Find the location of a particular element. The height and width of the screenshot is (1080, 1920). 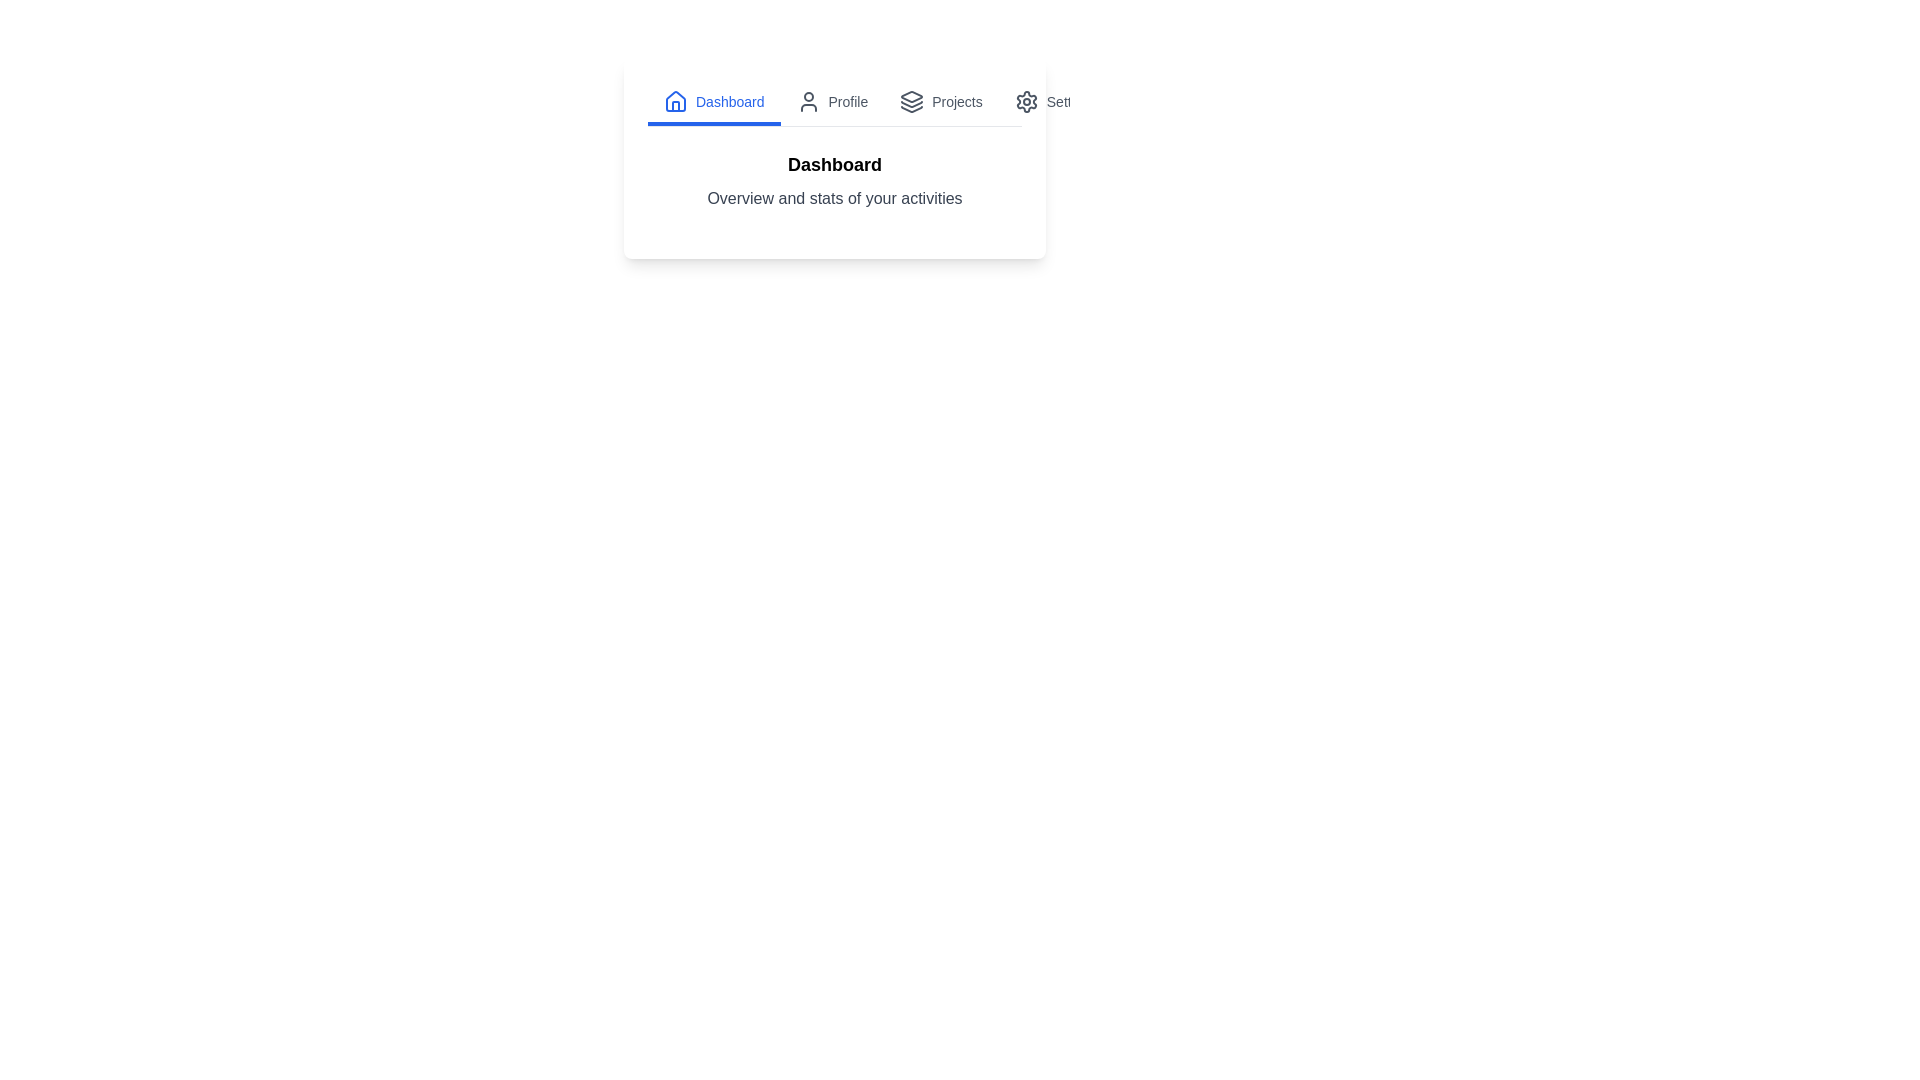

the icon of the Dashboard tab is located at coordinates (676, 101).